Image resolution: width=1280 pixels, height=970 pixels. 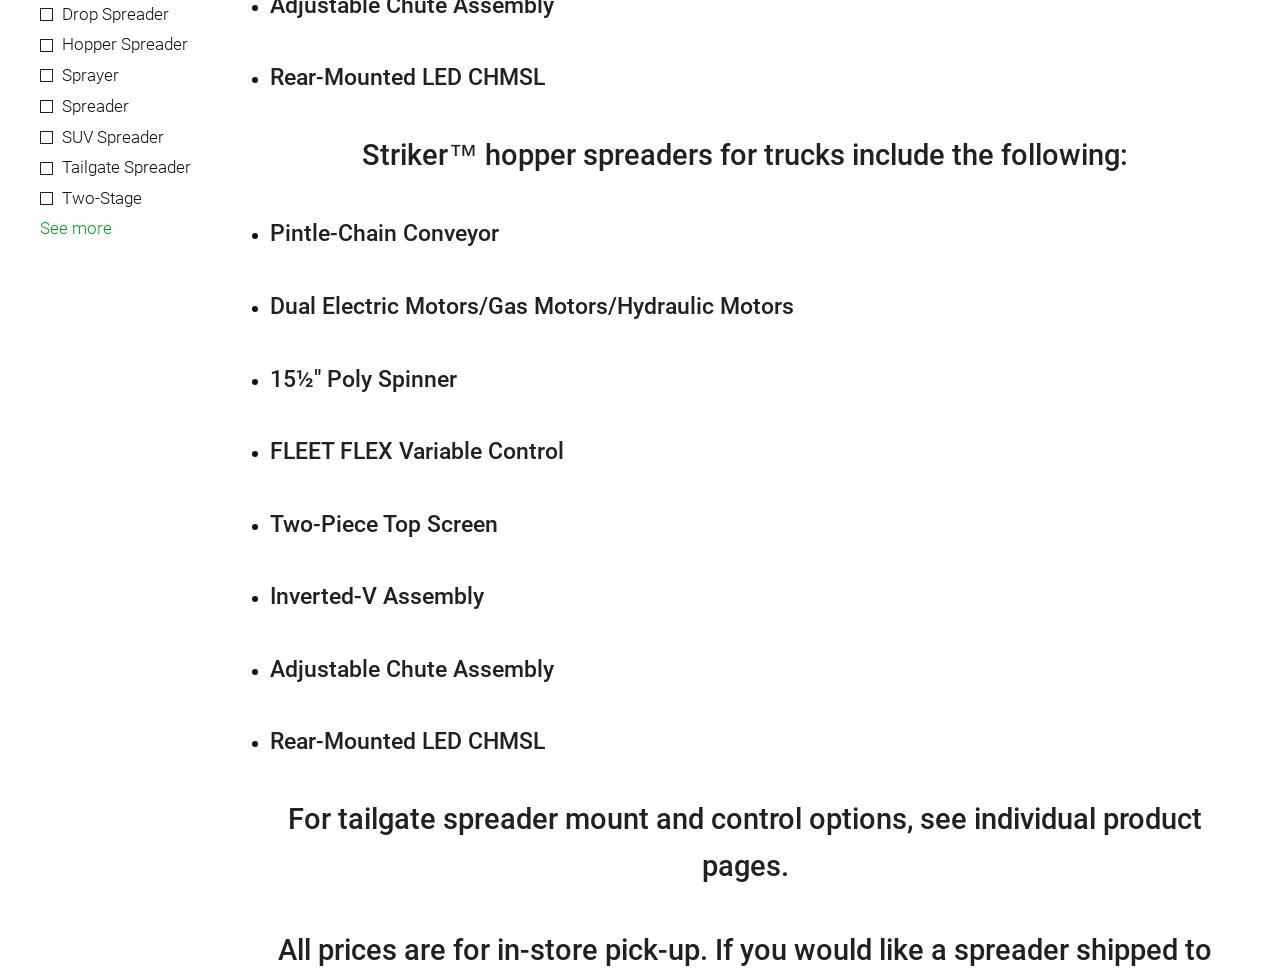 What do you see at coordinates (39, 228) in the screenshot?
I see `'See more'` at bounding box center [39, 228].